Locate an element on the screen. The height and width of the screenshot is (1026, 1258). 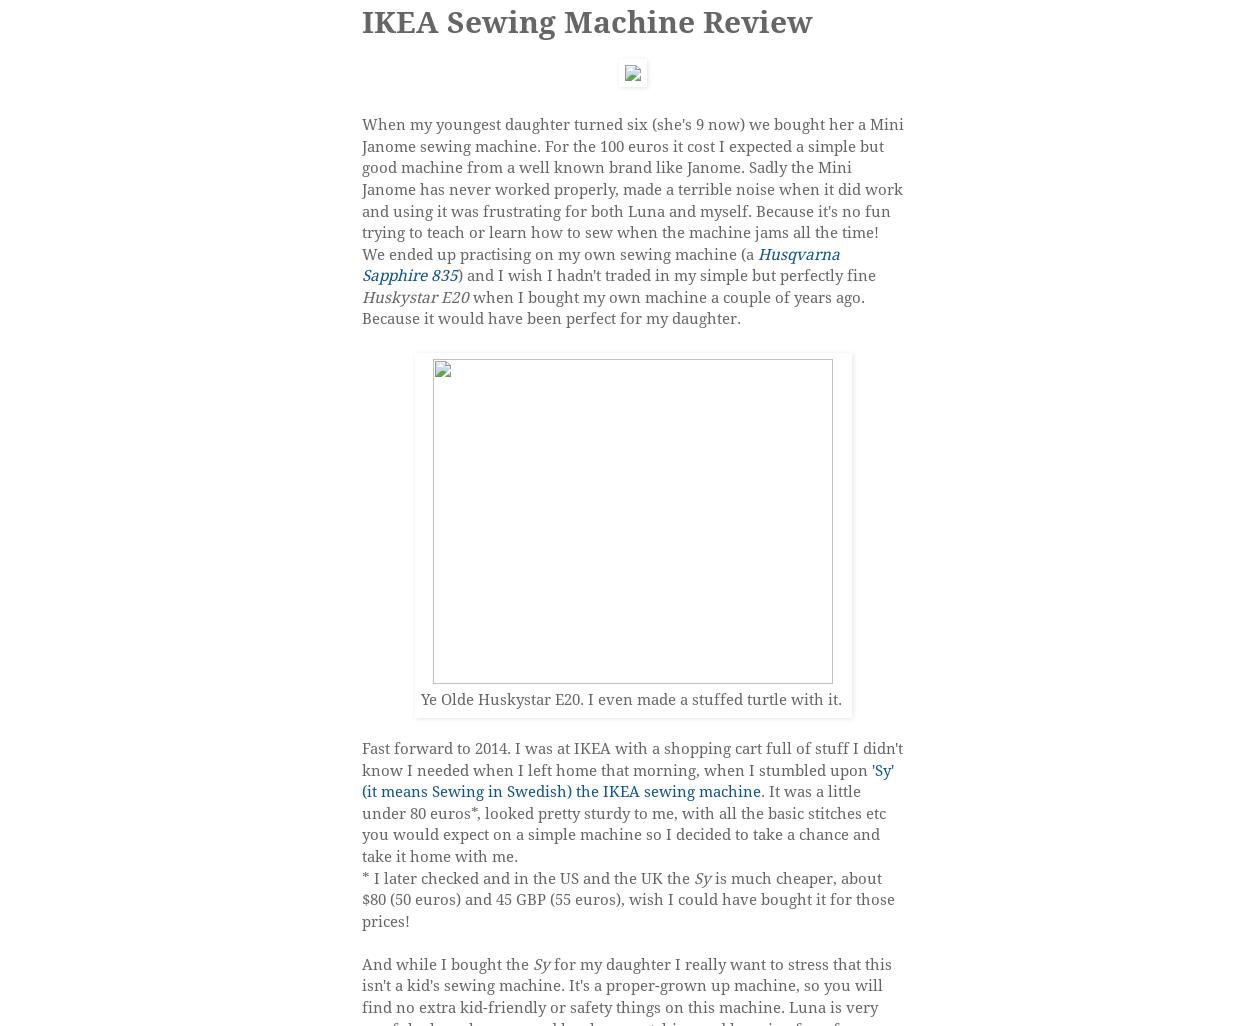
''Sy' (it means Sewing in Swedish) the IKEA sewing machine' is located at coordinates (626, 779).